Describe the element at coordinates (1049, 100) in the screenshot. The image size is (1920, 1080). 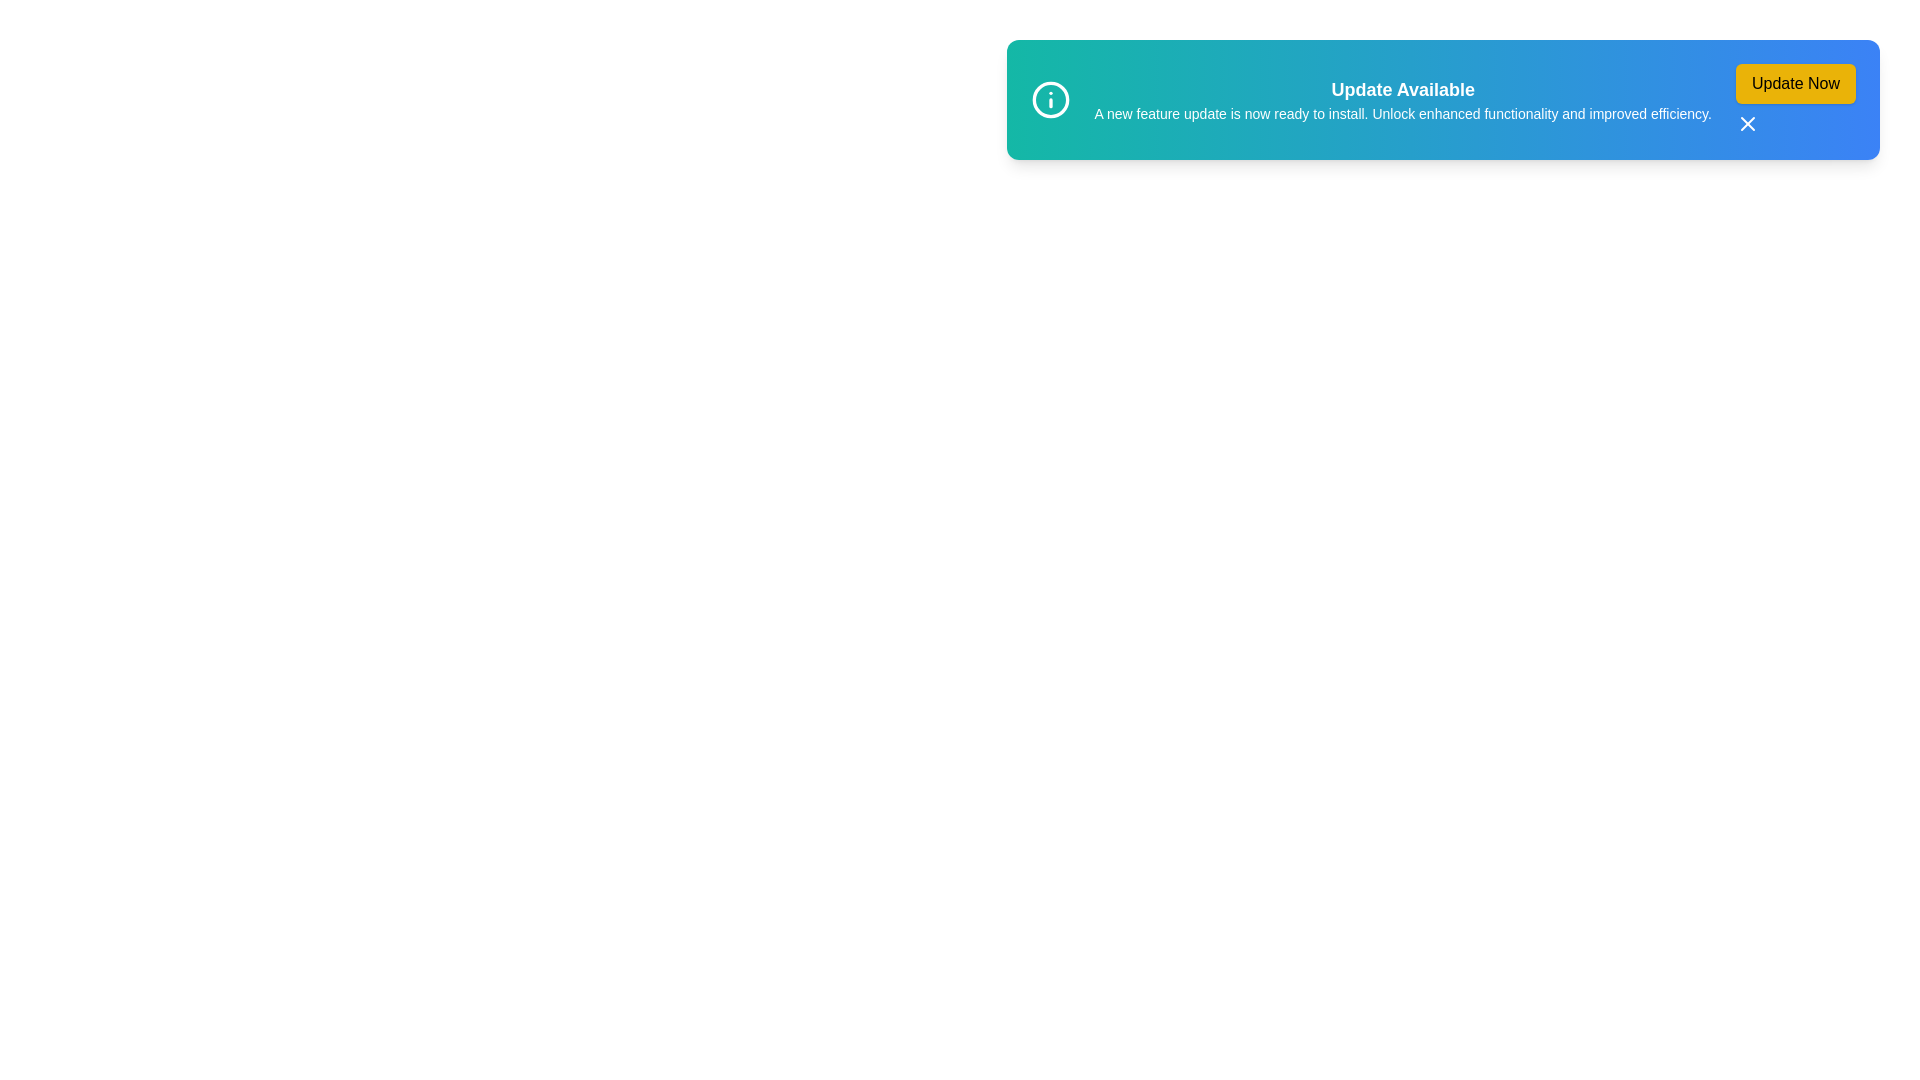
I see `the icon in the snackbar to observe its status information` at that location.